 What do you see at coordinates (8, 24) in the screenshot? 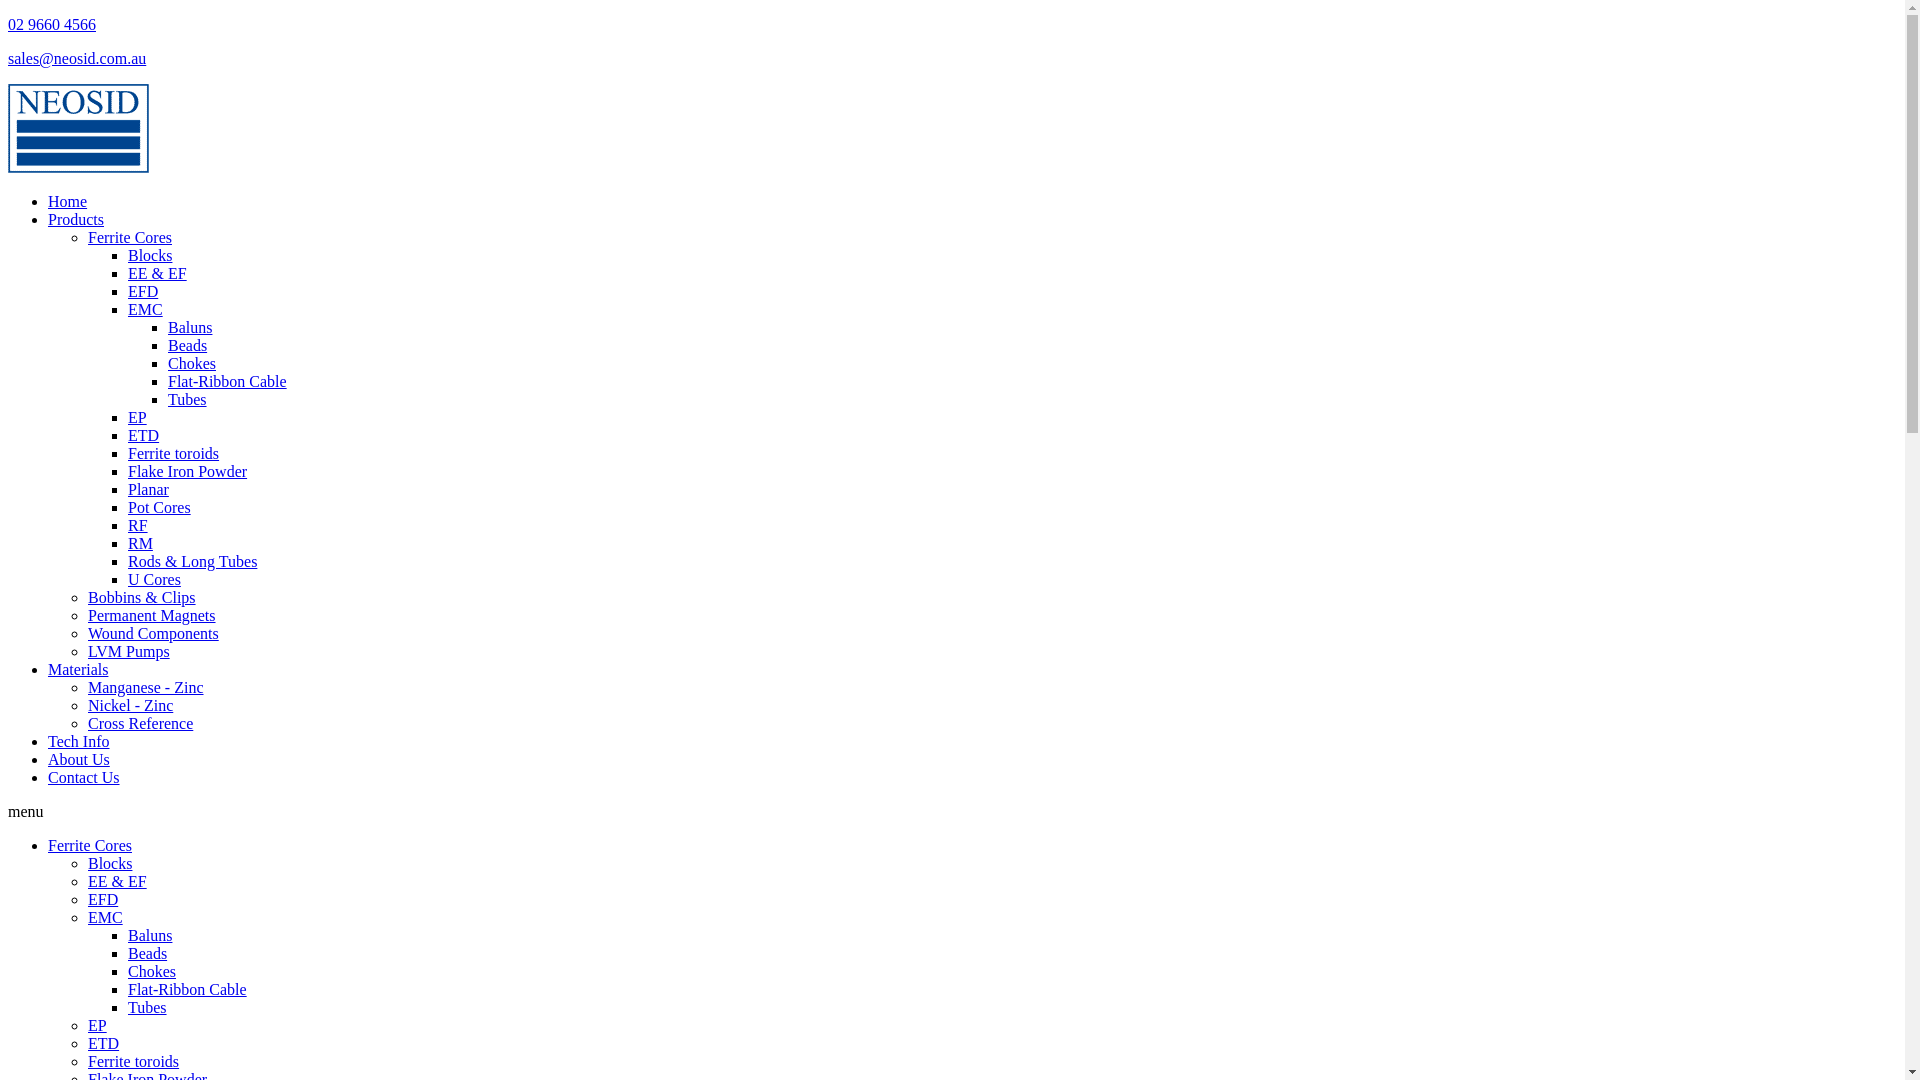
I see `'02 9660 4566'` at bounding box center [8, 24].